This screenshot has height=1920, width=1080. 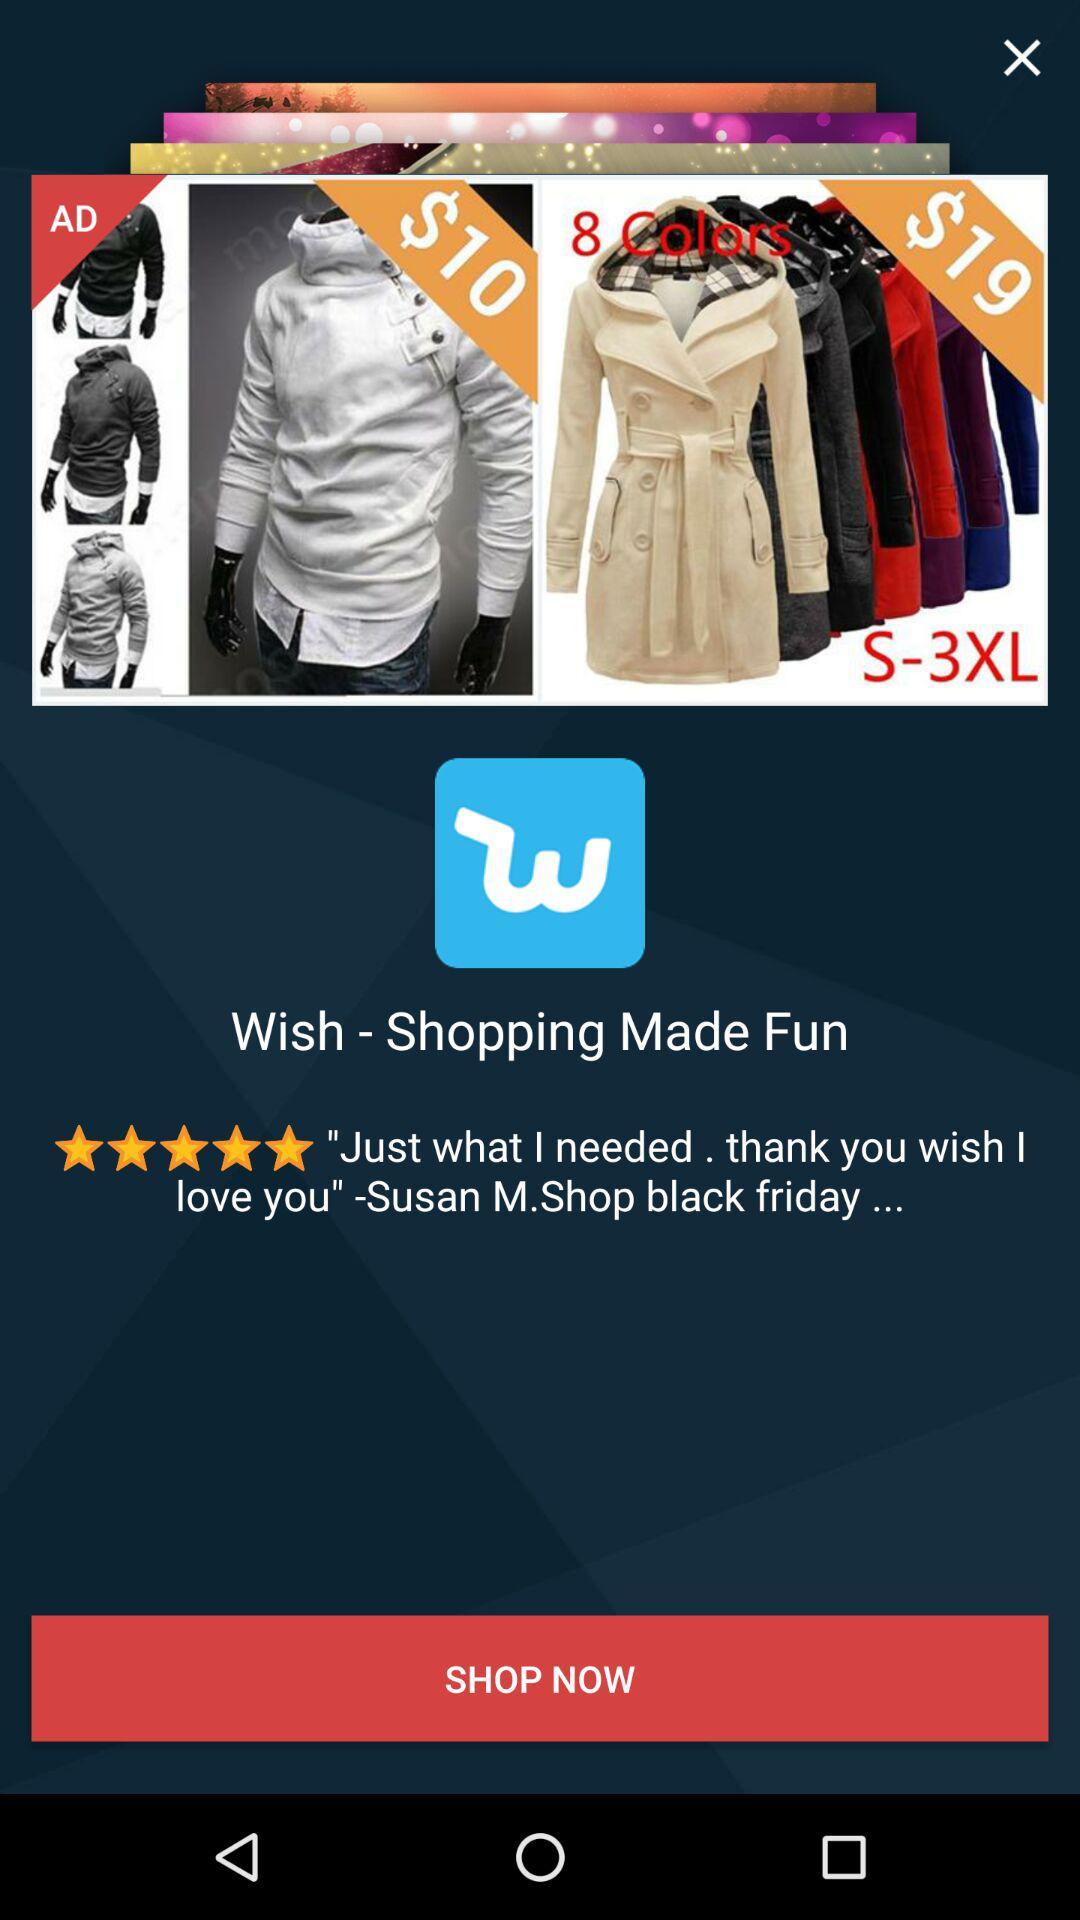 I want to click on the app below the just what i app, so click(x=540, y=1678).